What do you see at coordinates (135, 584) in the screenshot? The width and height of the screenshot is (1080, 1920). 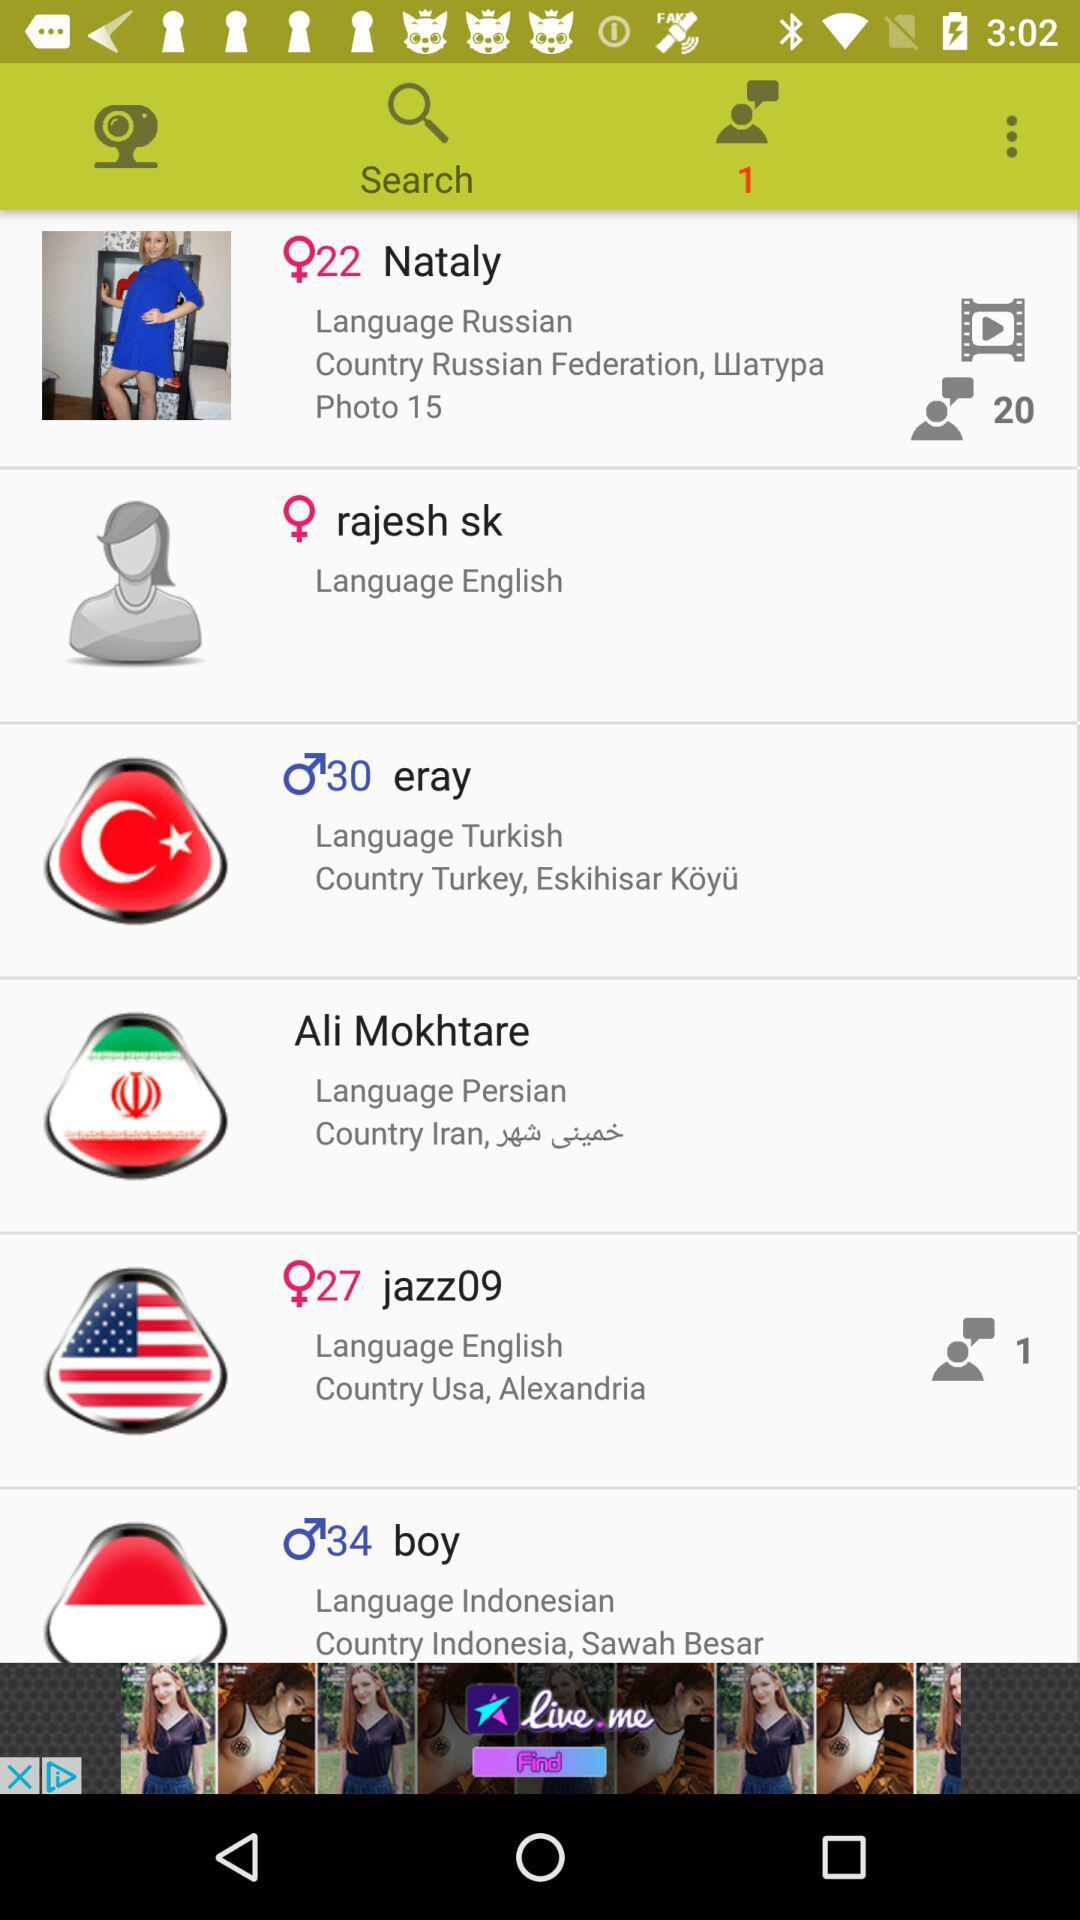 I see `this profile` at bounding box center [135, 584].